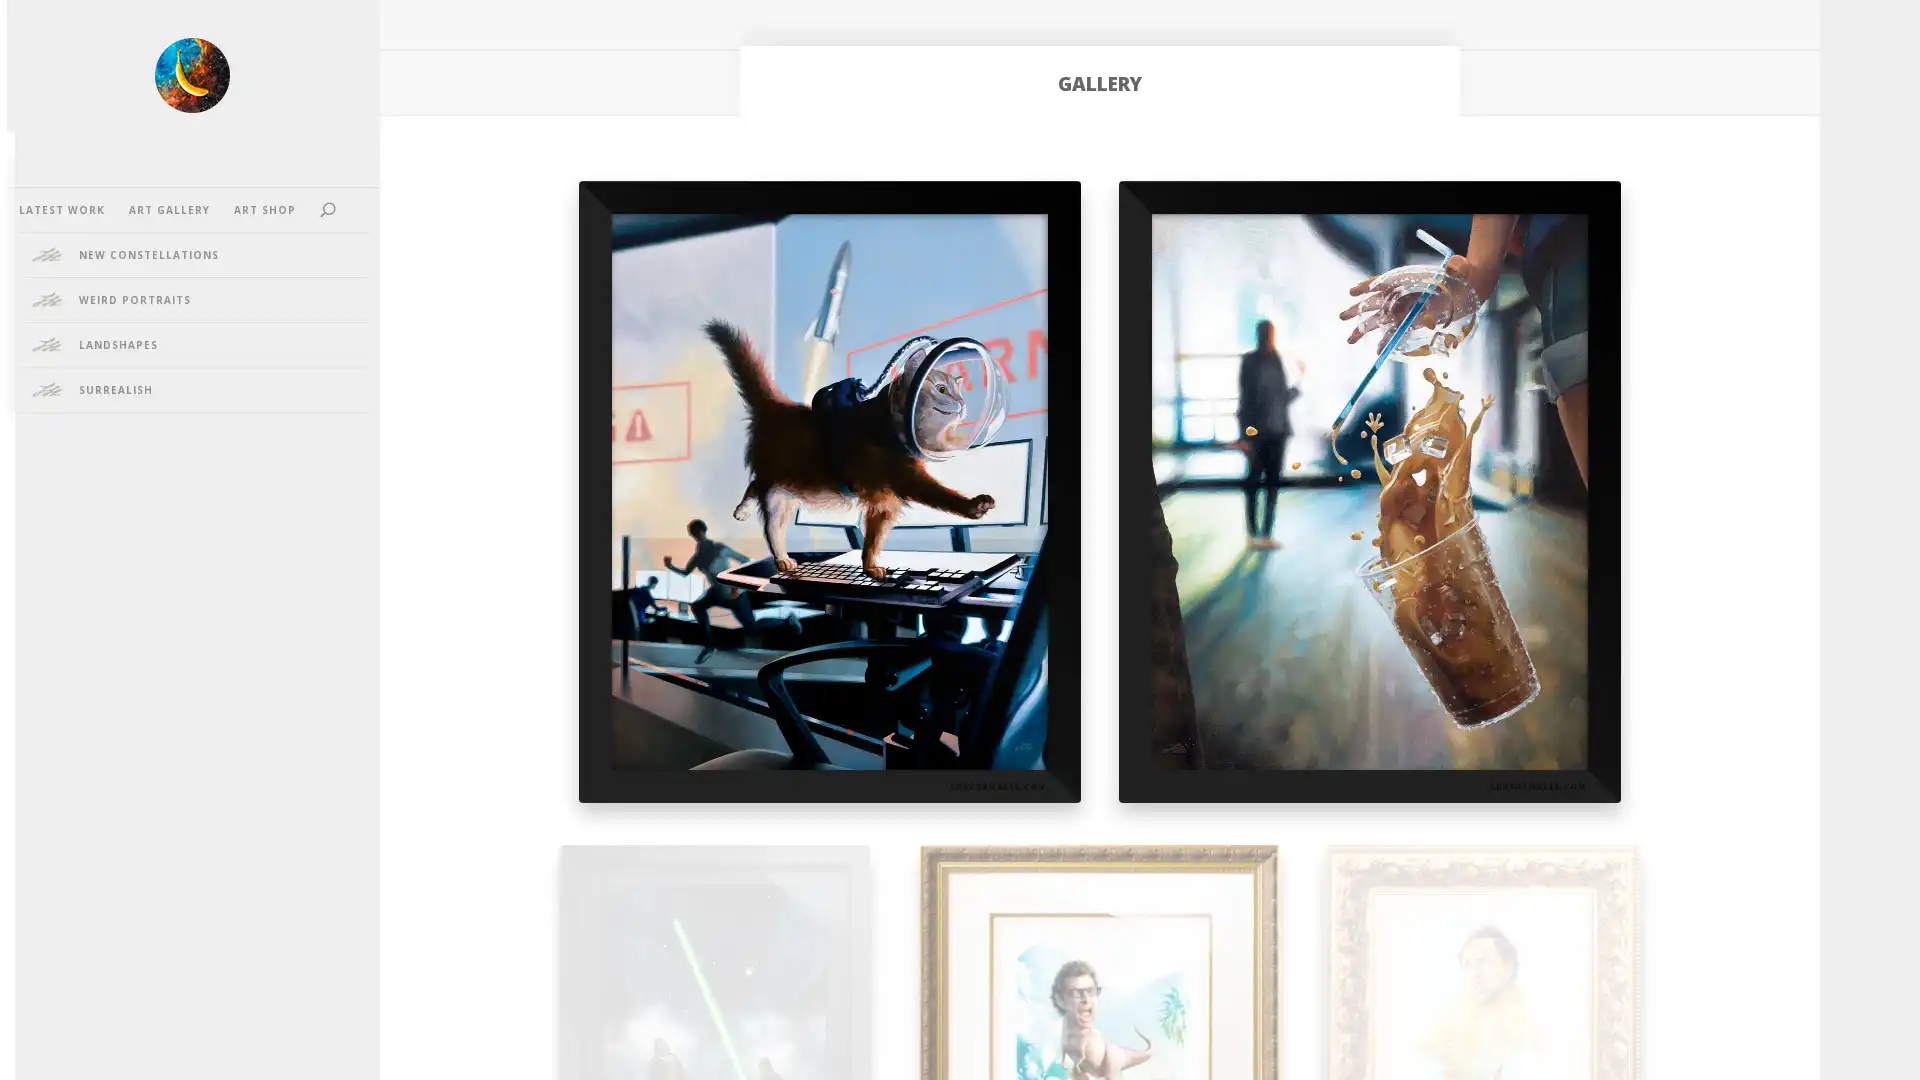  Describe the element at coordinates (347, 209) in the screenshot. I see `U` at that location.